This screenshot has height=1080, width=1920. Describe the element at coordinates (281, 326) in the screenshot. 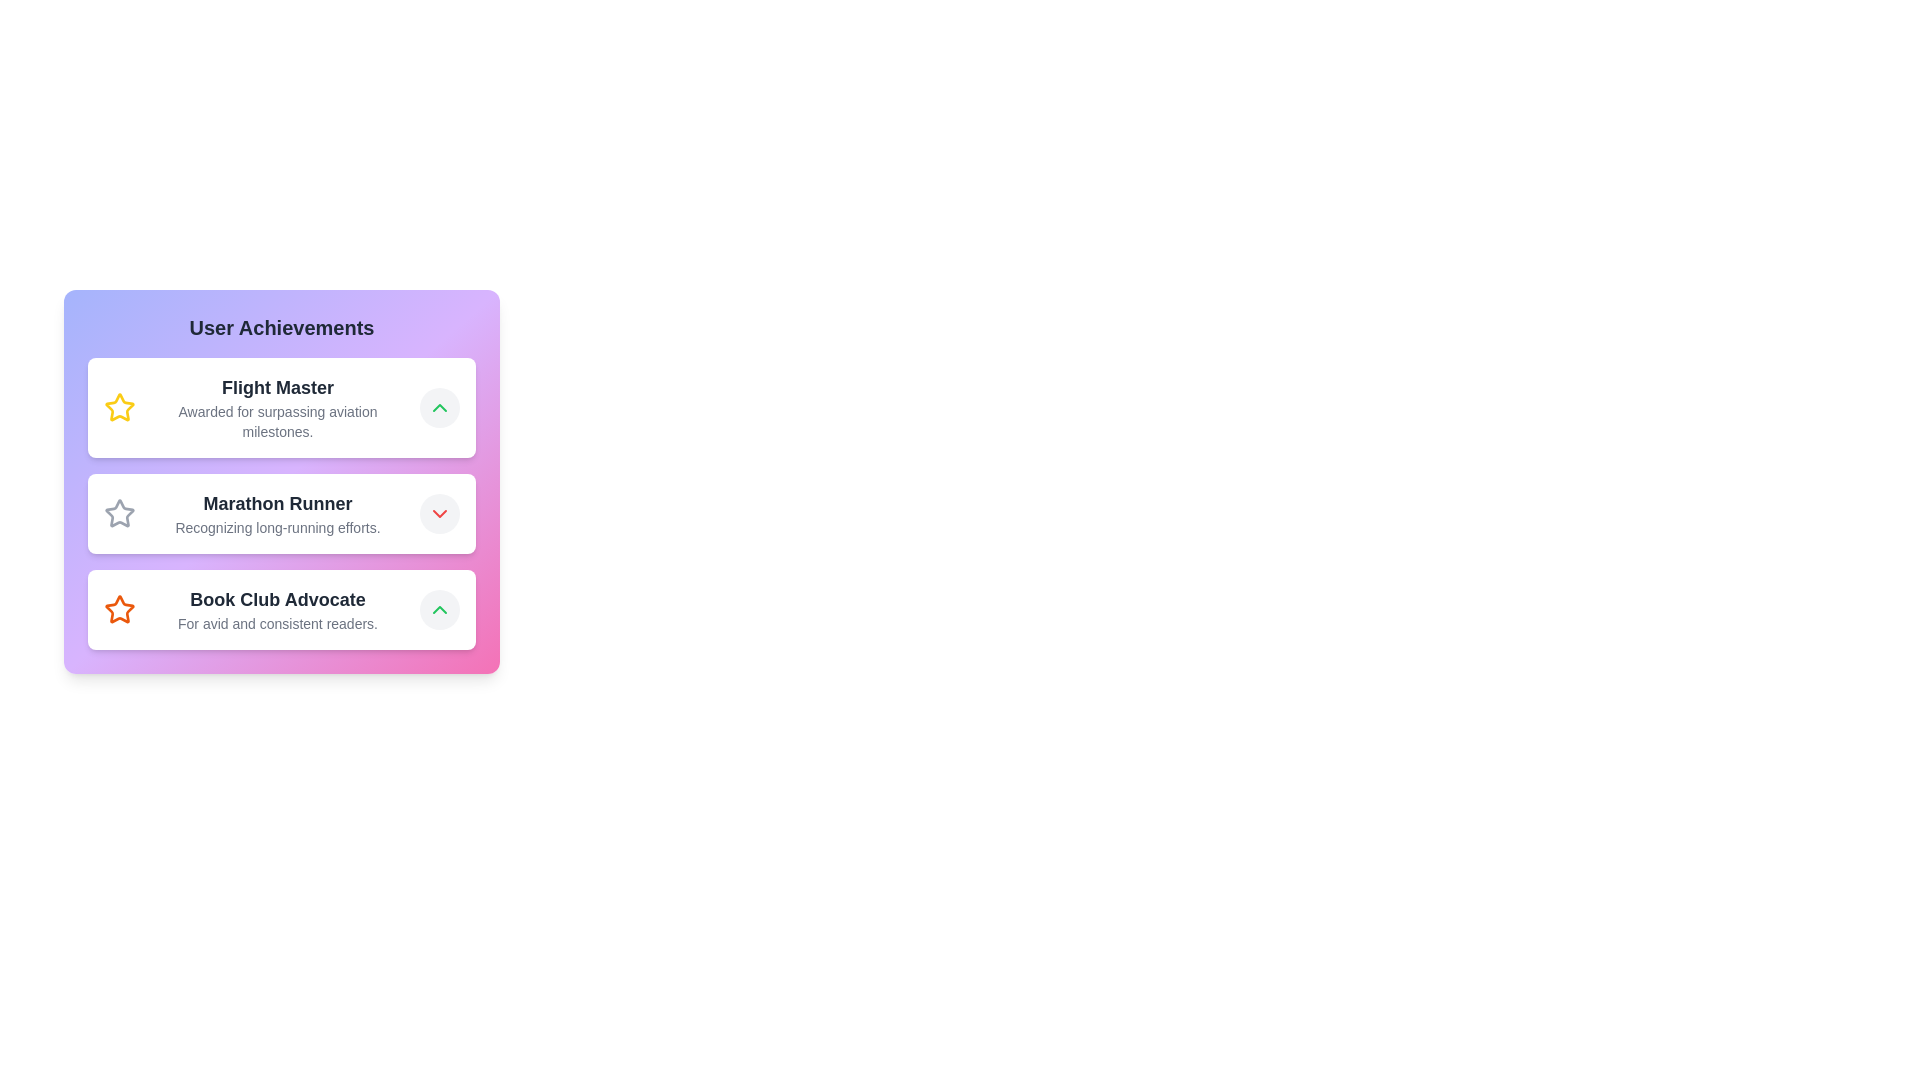

I see `the 'User Achievements' text heading, which is a bold, large-font title centered at the top of the award cards list` at that location.